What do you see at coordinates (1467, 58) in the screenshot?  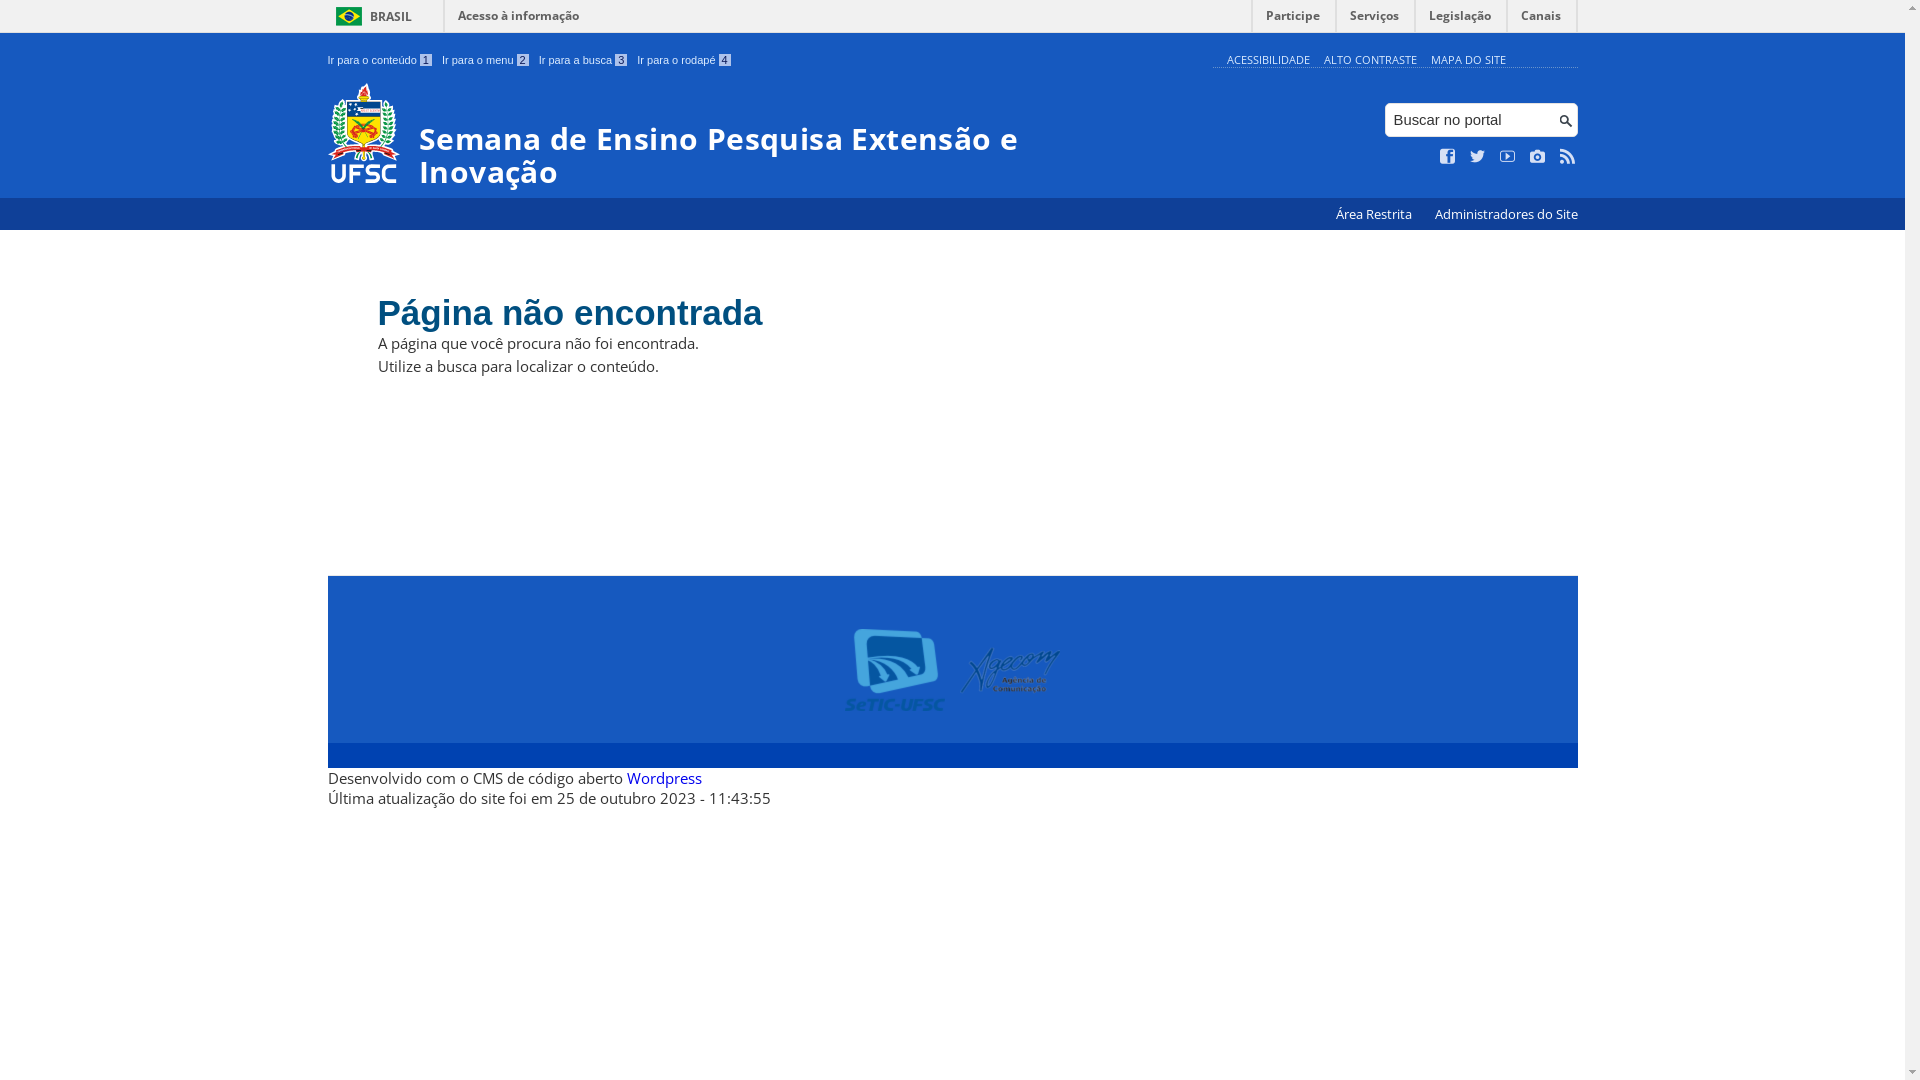 I see `'MAPA DO SITE'` at bounding box center [1467, 58].